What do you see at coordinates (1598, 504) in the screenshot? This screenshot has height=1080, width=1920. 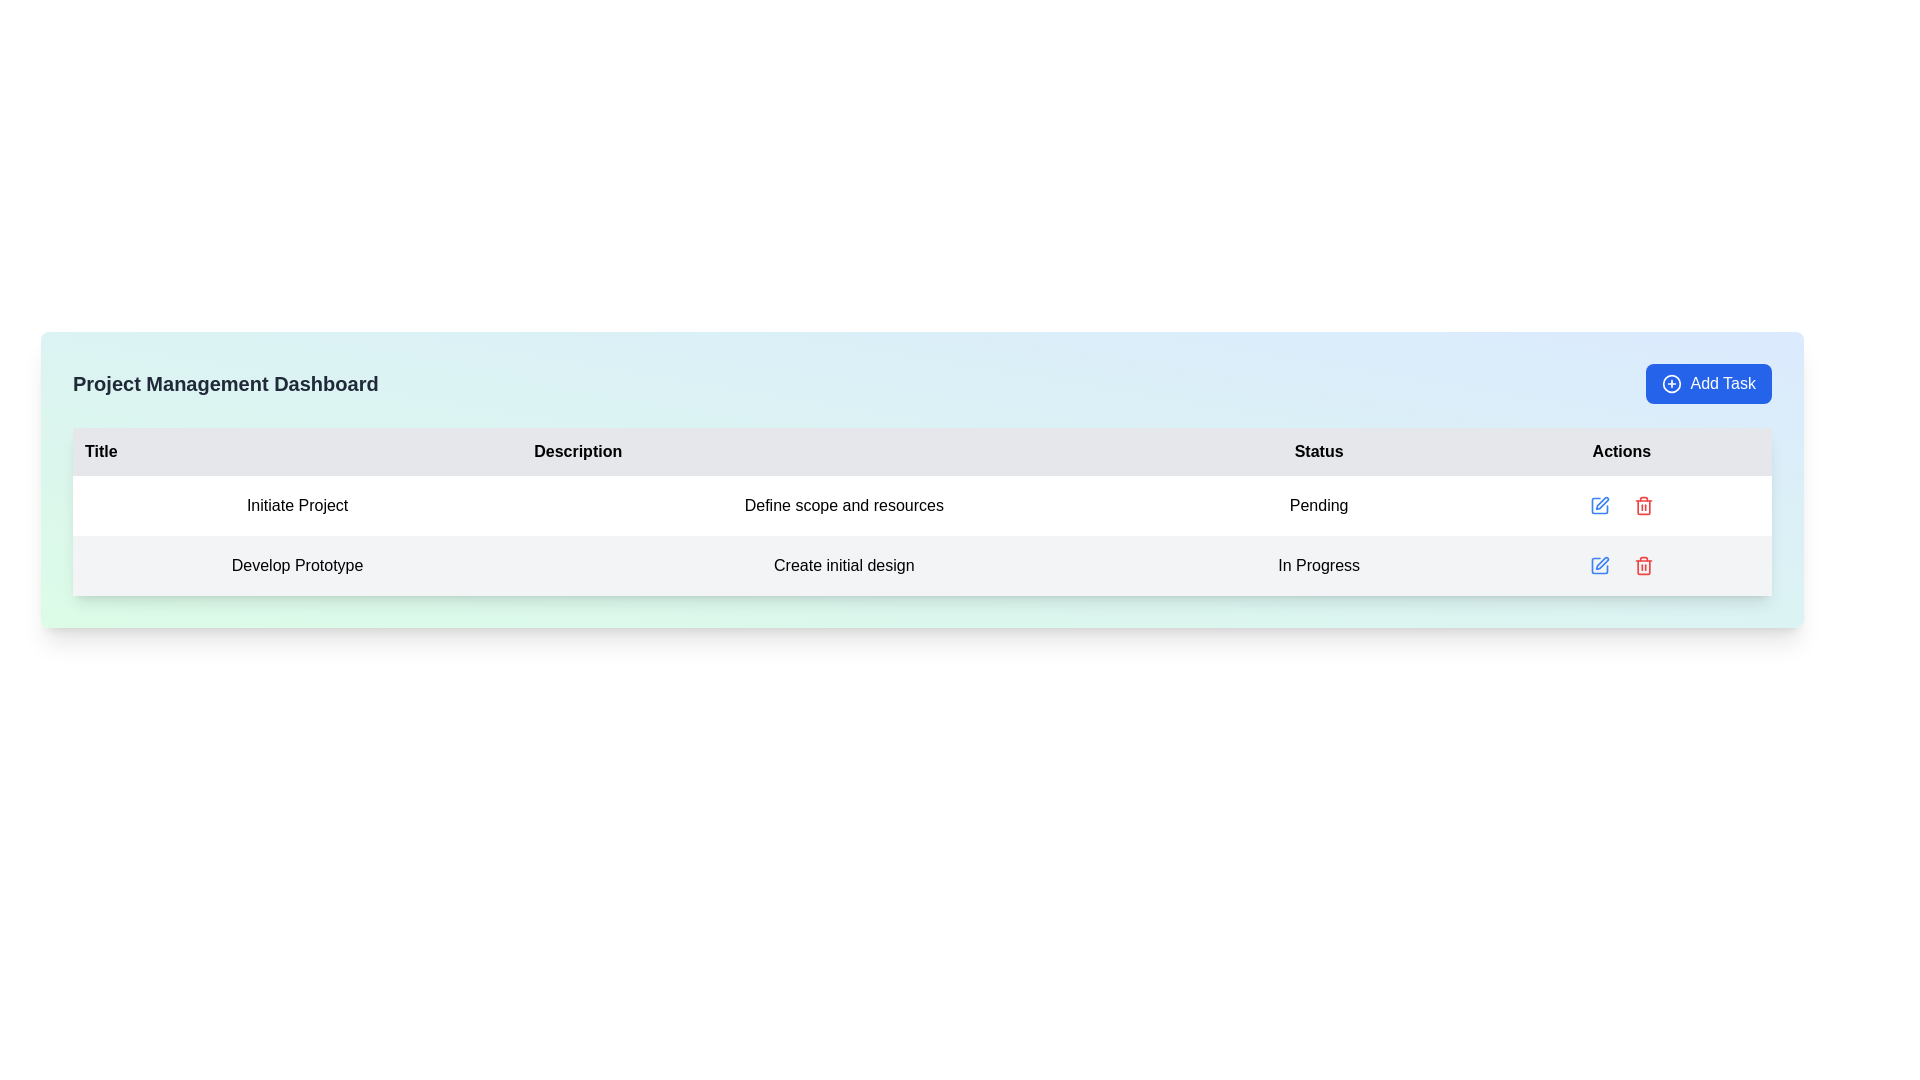 I see `the edit icon button associated with the project titled 'Initiate Project' to change its color` at bounding box center [1598, 504].